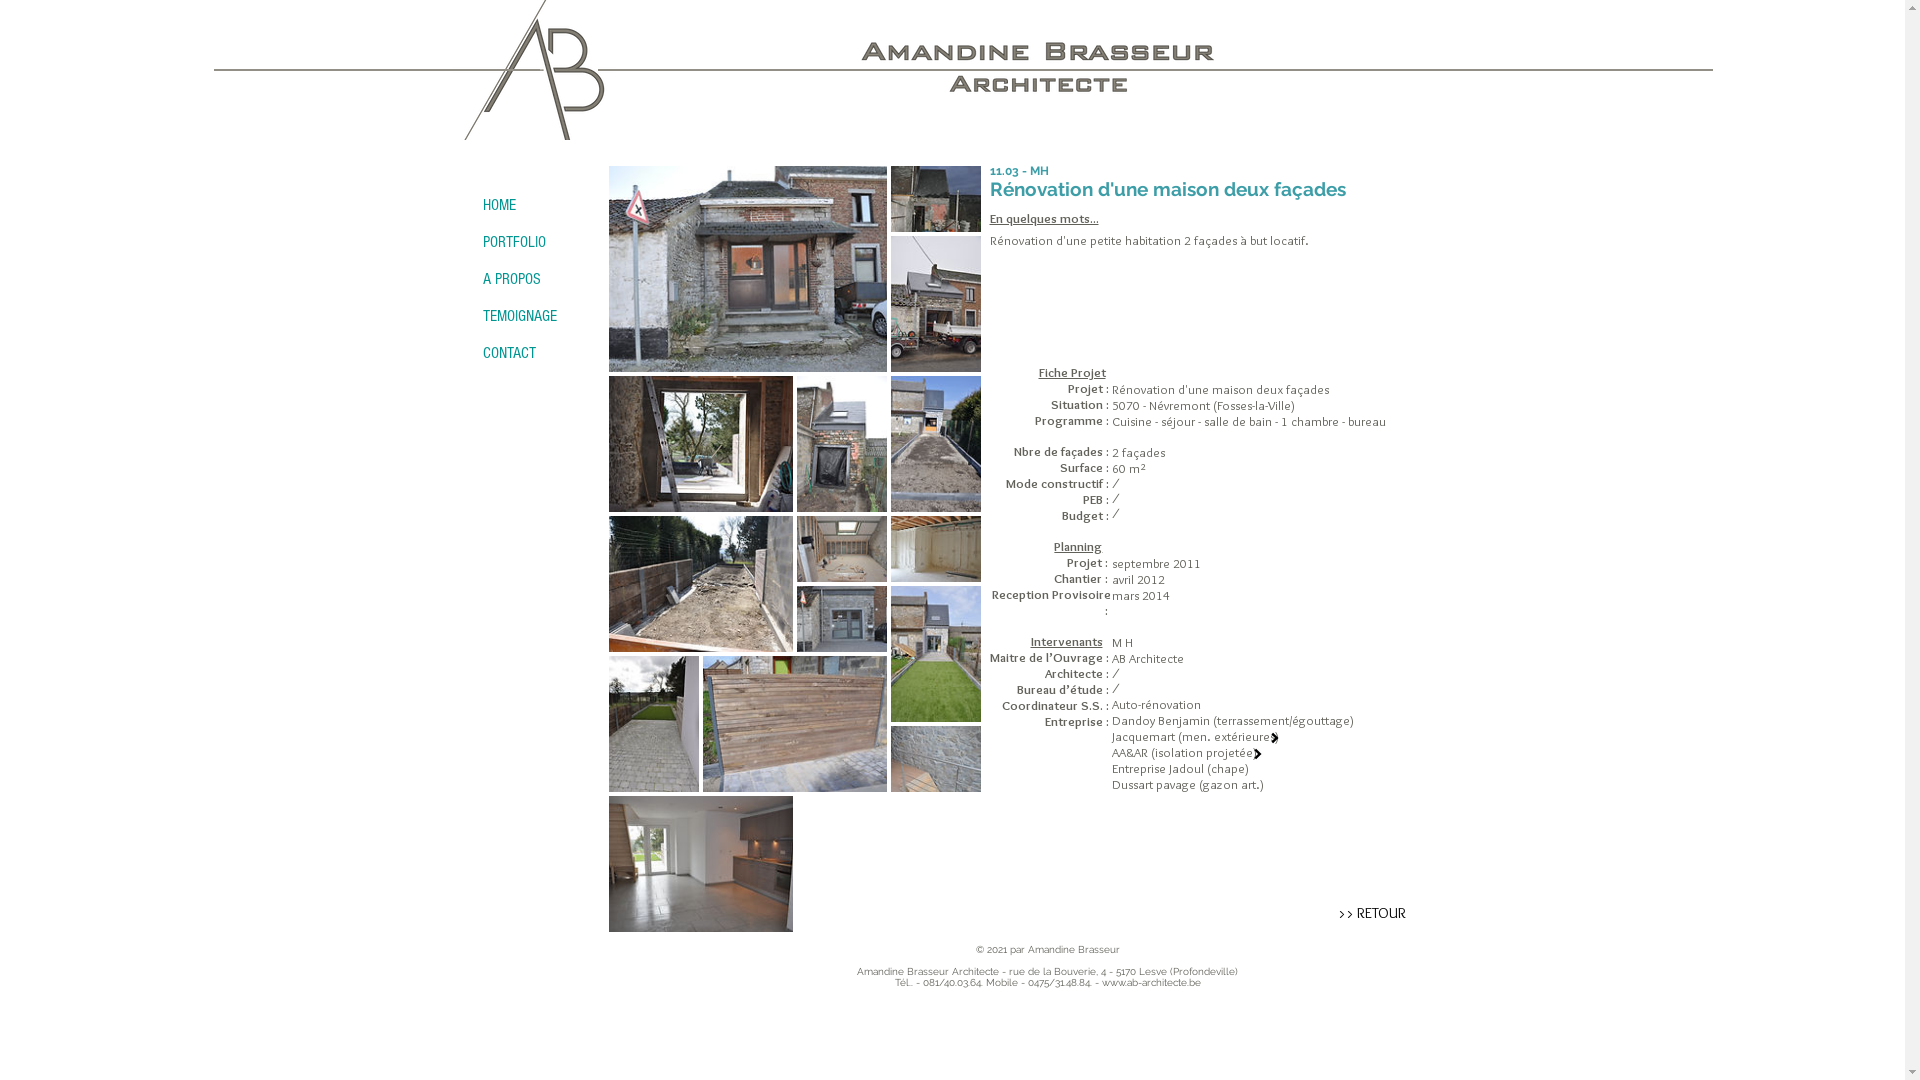  I want to click on 'HOME', so click(537, 205).